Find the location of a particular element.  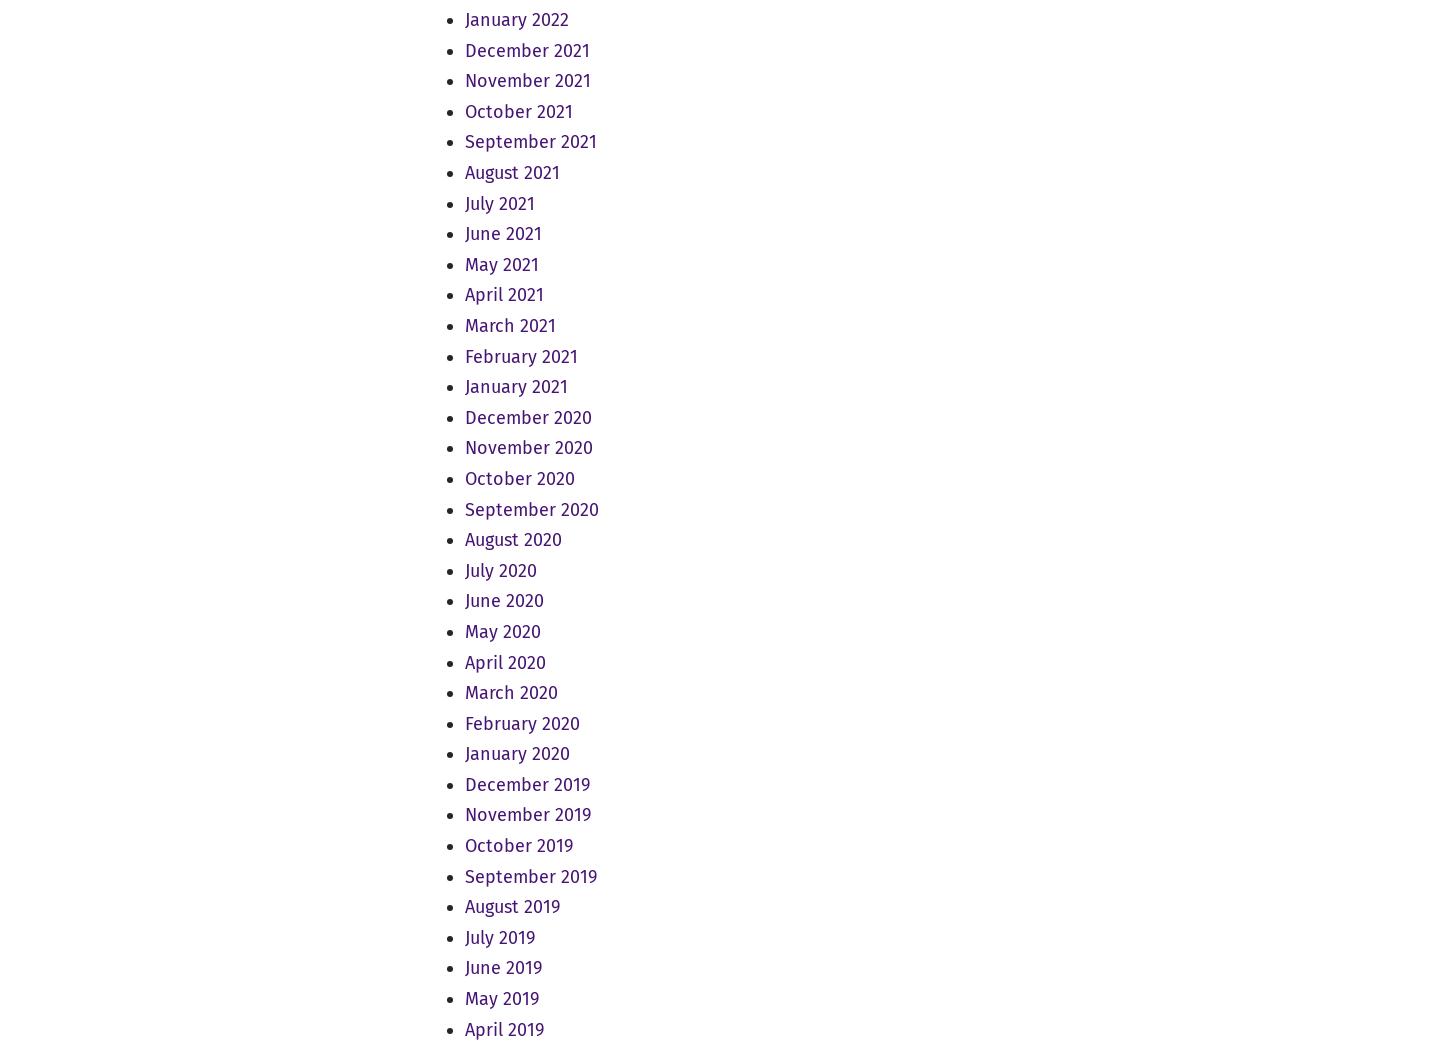

'January 2020' is located at coordinates (463, 754).